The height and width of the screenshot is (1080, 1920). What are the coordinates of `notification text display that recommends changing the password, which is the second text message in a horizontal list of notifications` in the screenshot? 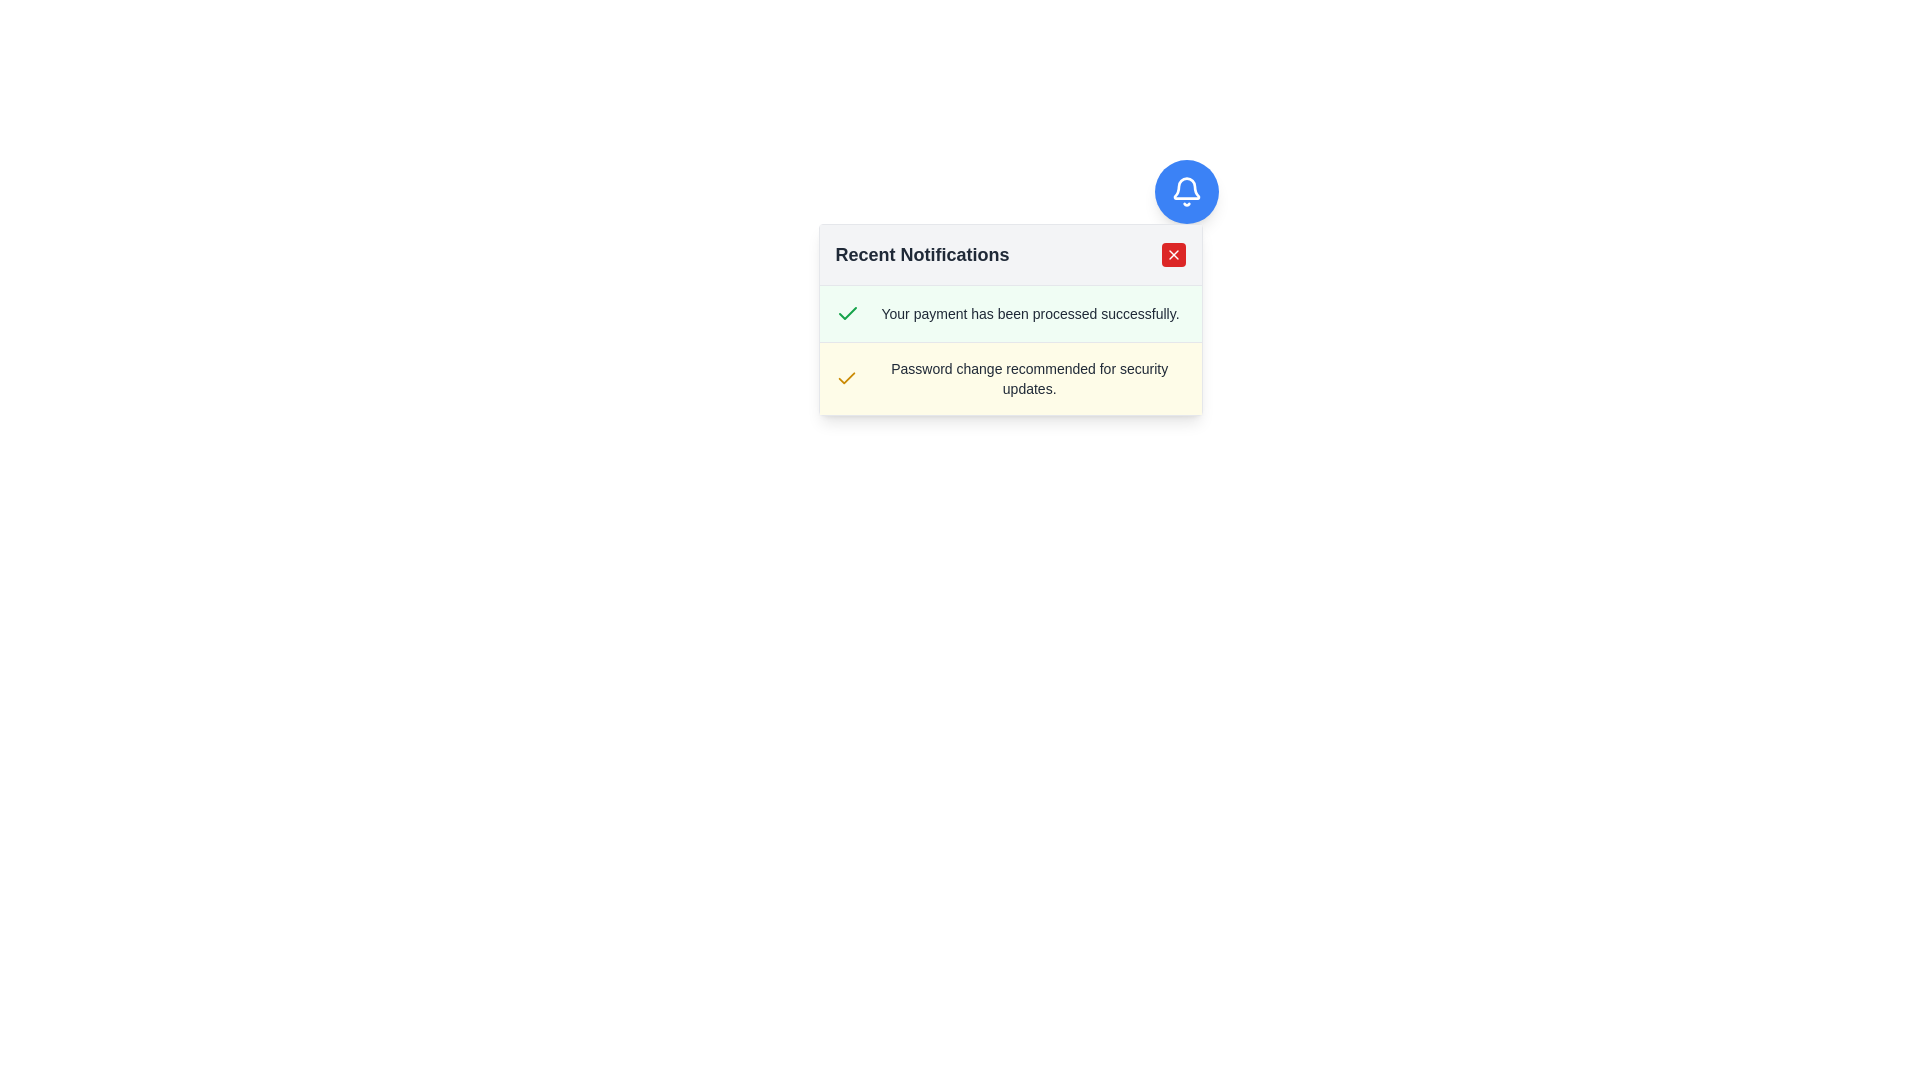 It's located at (1029, 378).